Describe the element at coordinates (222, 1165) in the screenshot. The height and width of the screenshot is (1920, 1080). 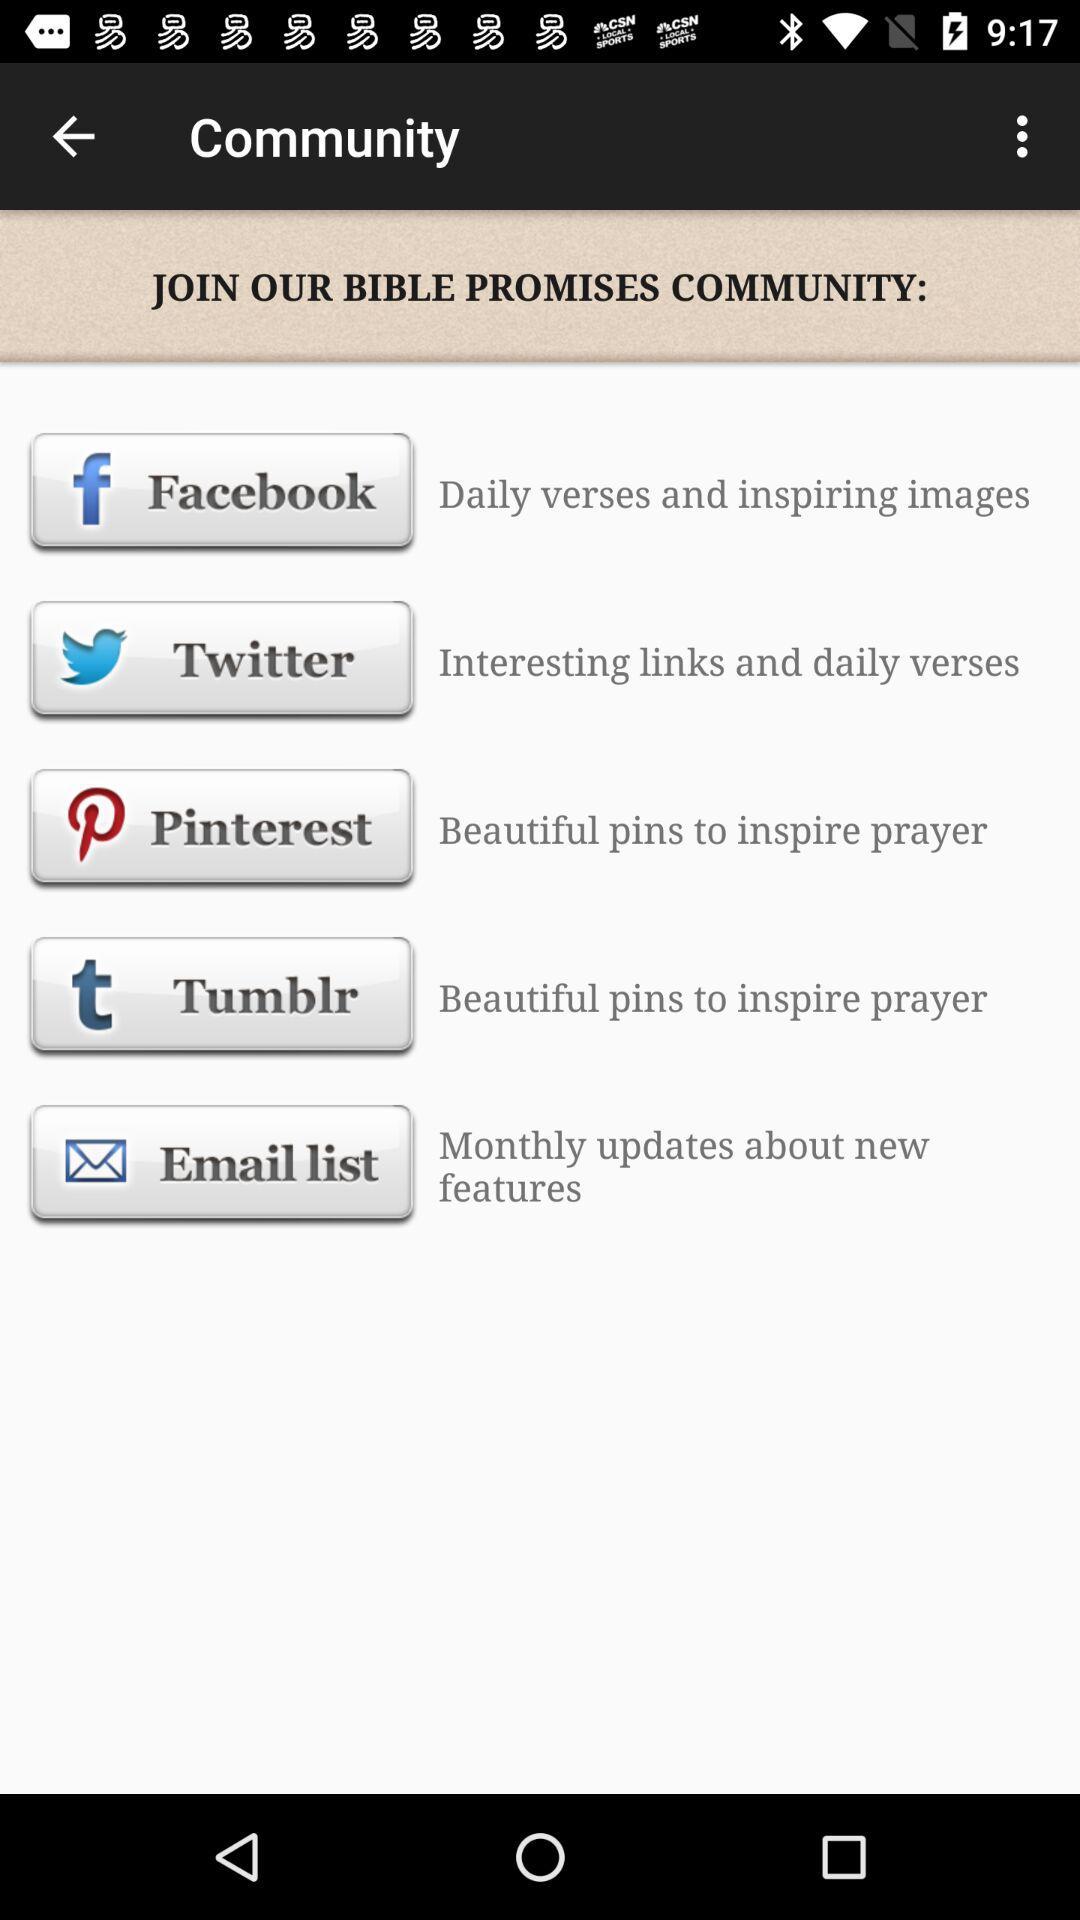
I see `the icon to the left of monthly updates about icon` at that location.